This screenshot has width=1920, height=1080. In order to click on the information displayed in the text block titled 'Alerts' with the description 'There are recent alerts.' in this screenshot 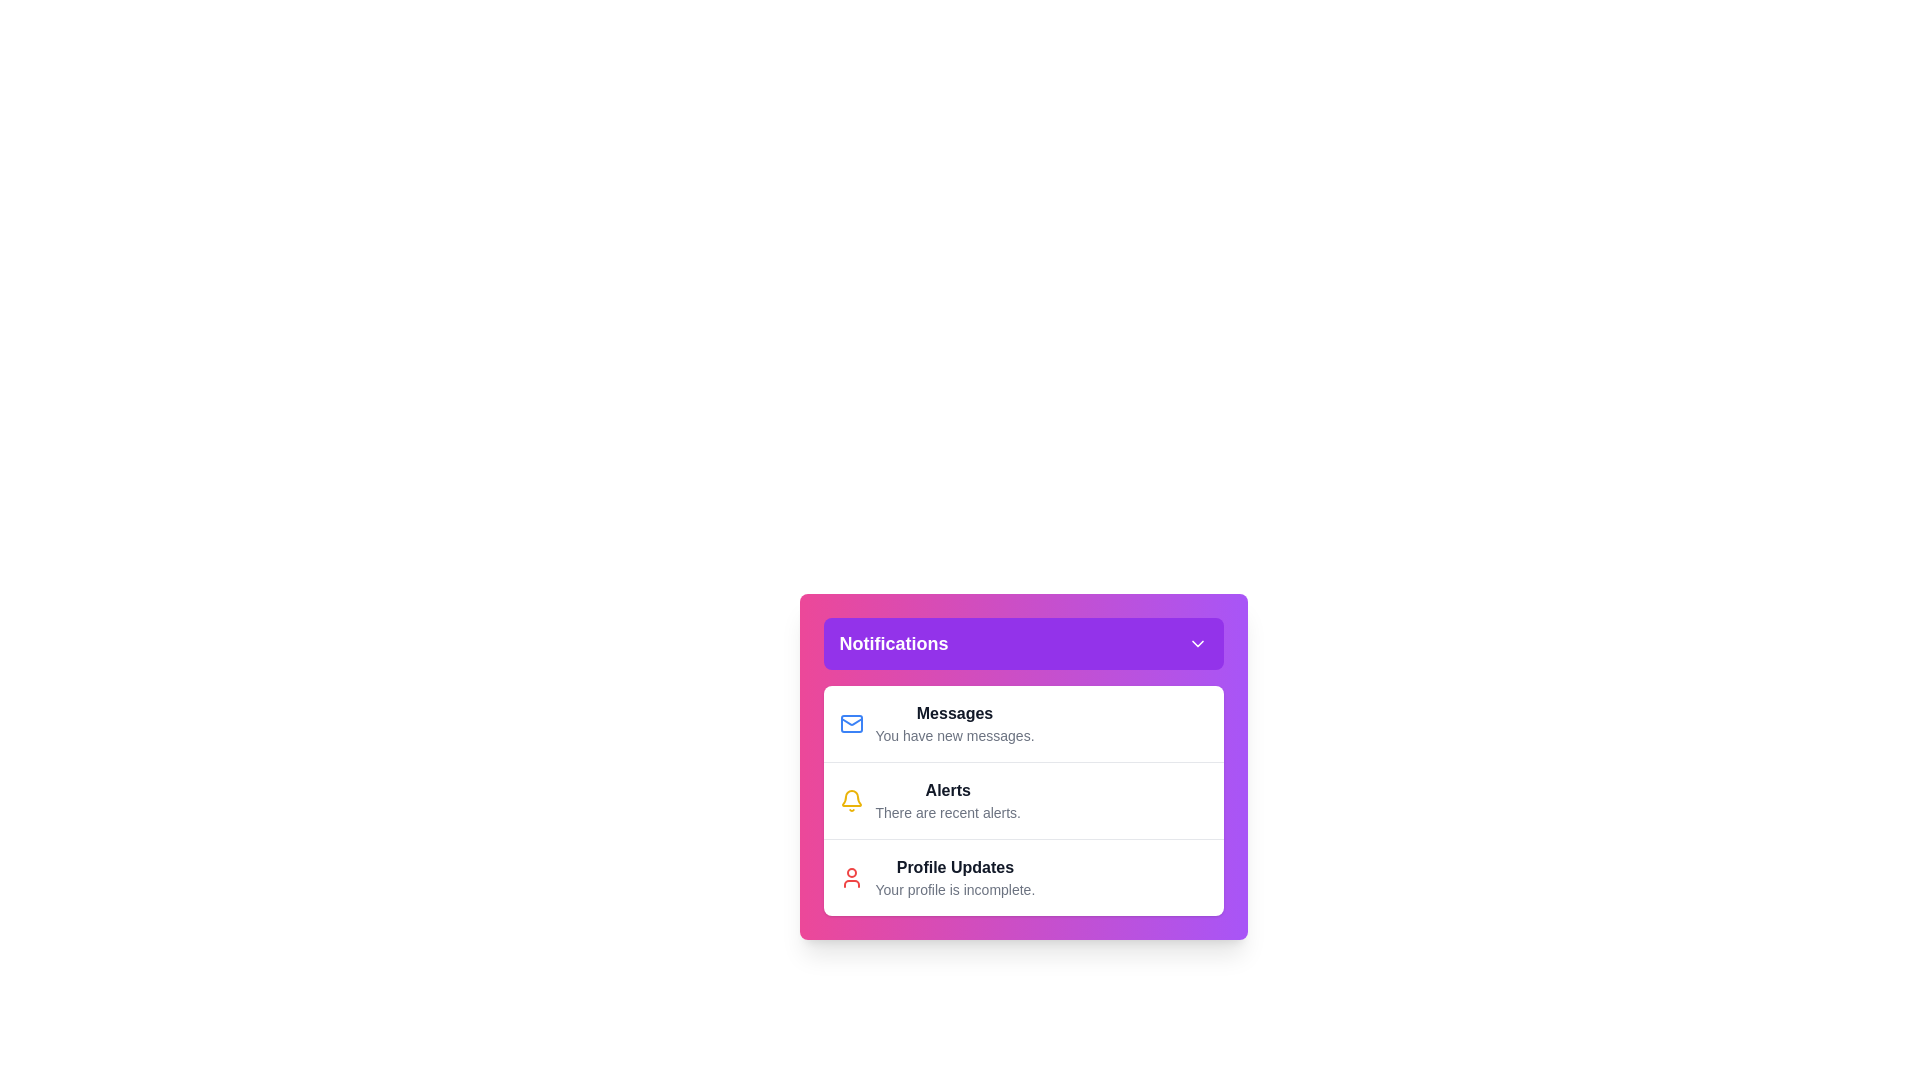, I will do `click(947, 800)`.